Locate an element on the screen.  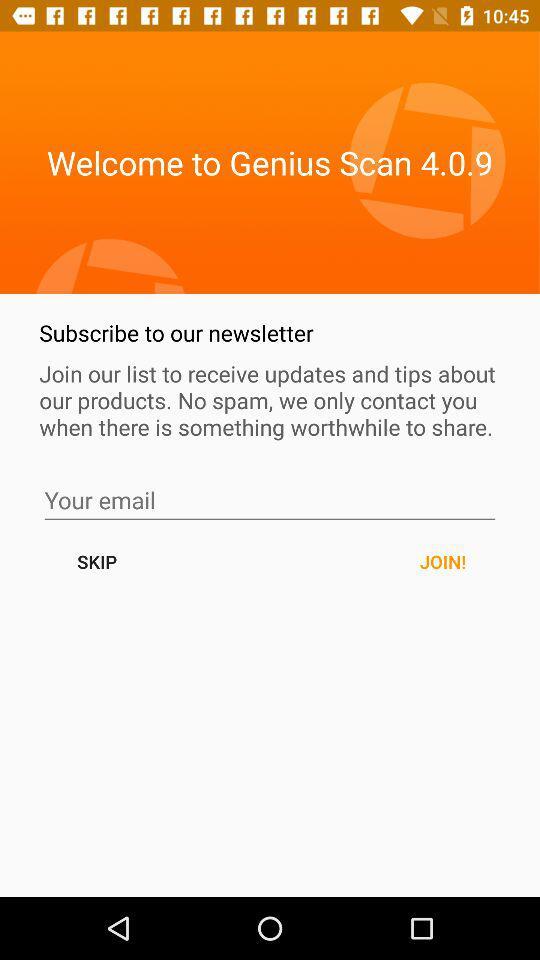
button to the right of skip icon is located at coordinates (442, 561).